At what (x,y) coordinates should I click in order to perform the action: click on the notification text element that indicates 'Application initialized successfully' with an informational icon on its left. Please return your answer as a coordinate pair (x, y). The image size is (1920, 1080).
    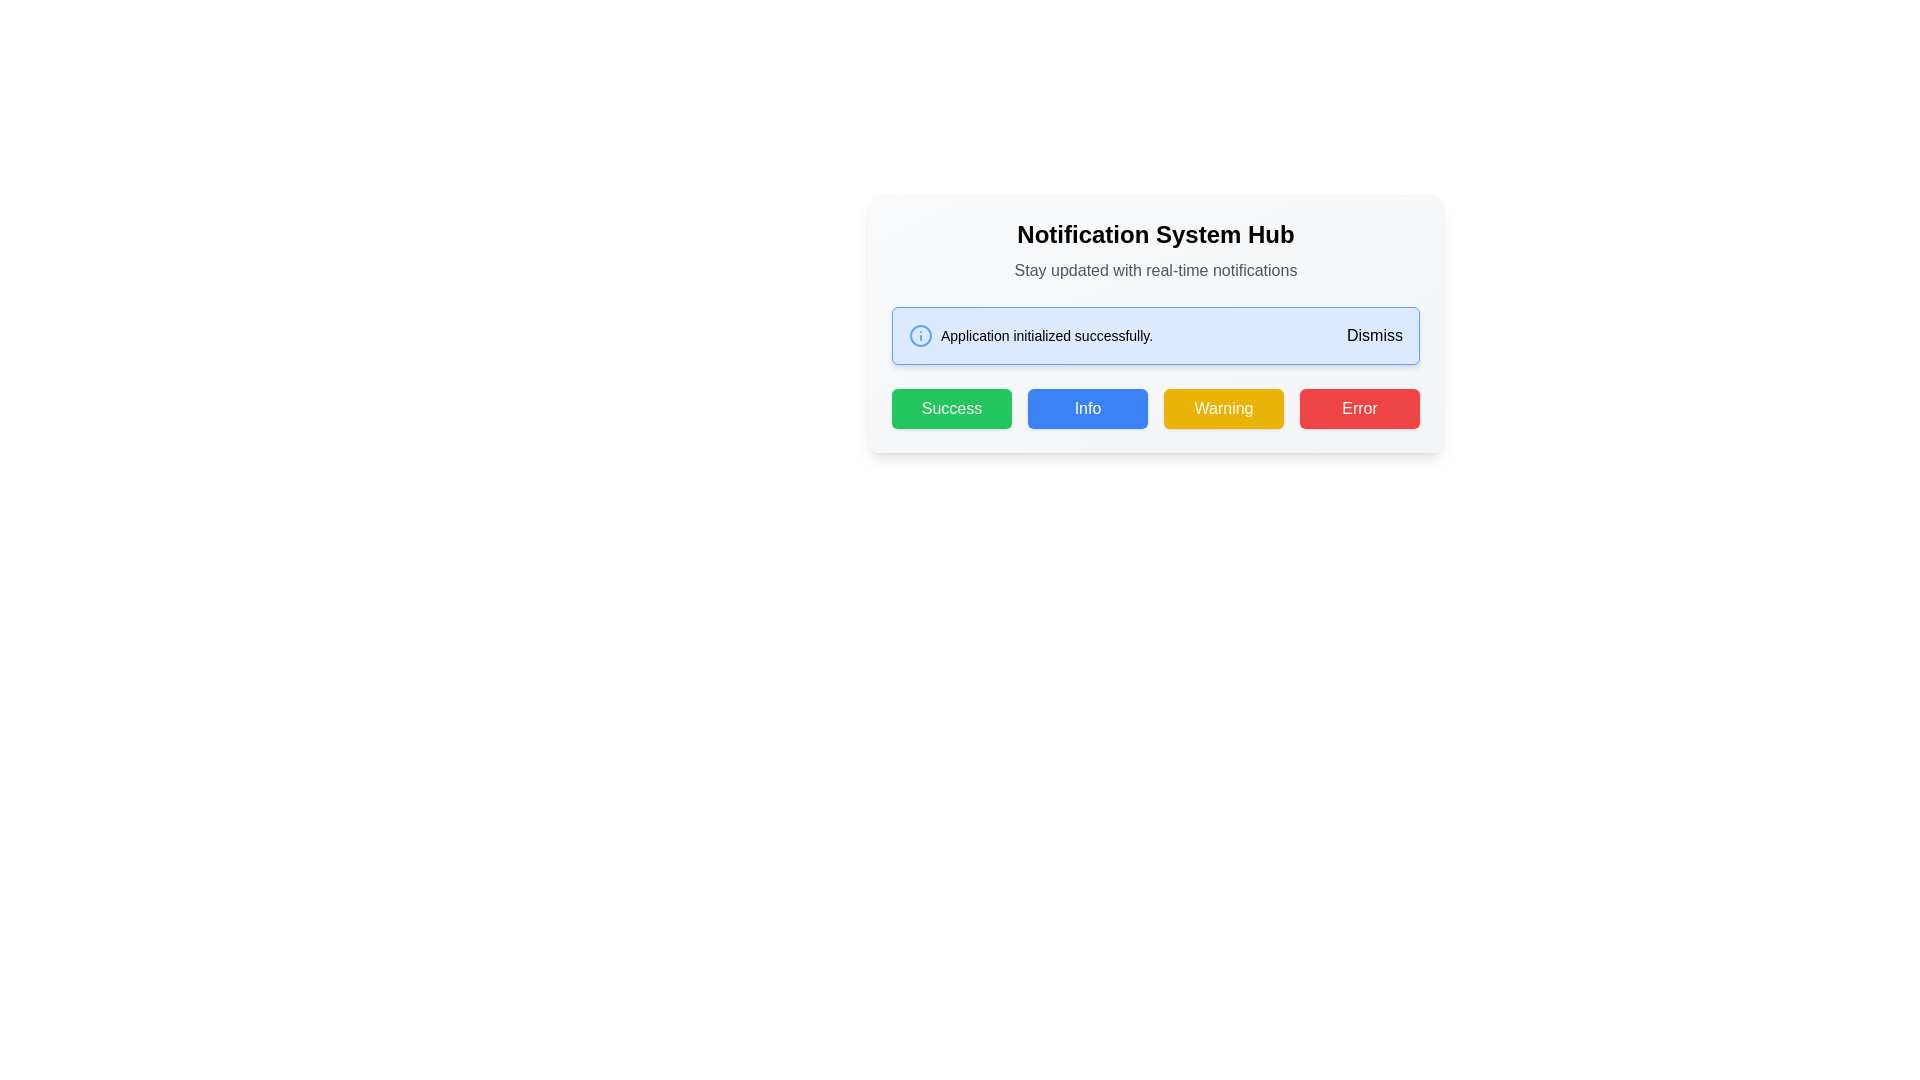
    Looking at the image, I should click on (1031, 334).